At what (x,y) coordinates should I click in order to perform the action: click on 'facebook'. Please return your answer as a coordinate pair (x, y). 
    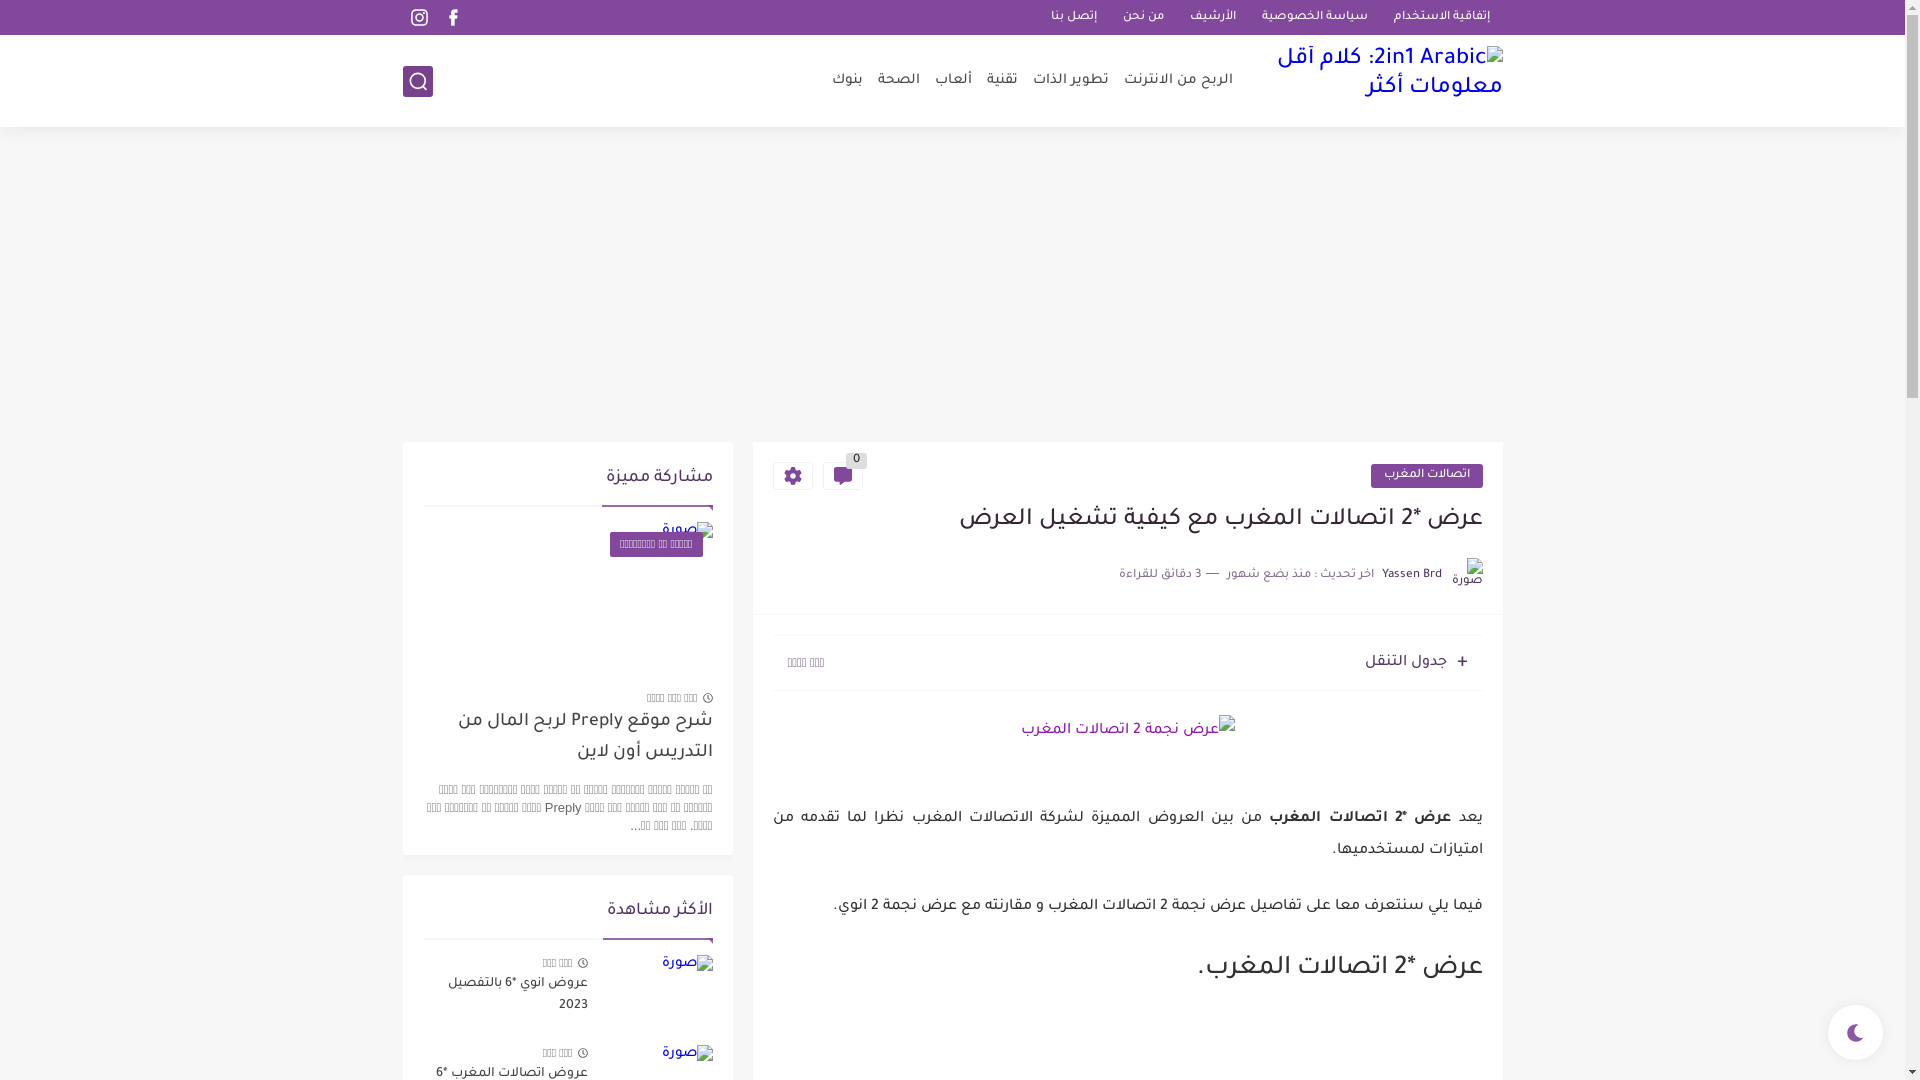
    Looking at the image, I should click on (453, 17).